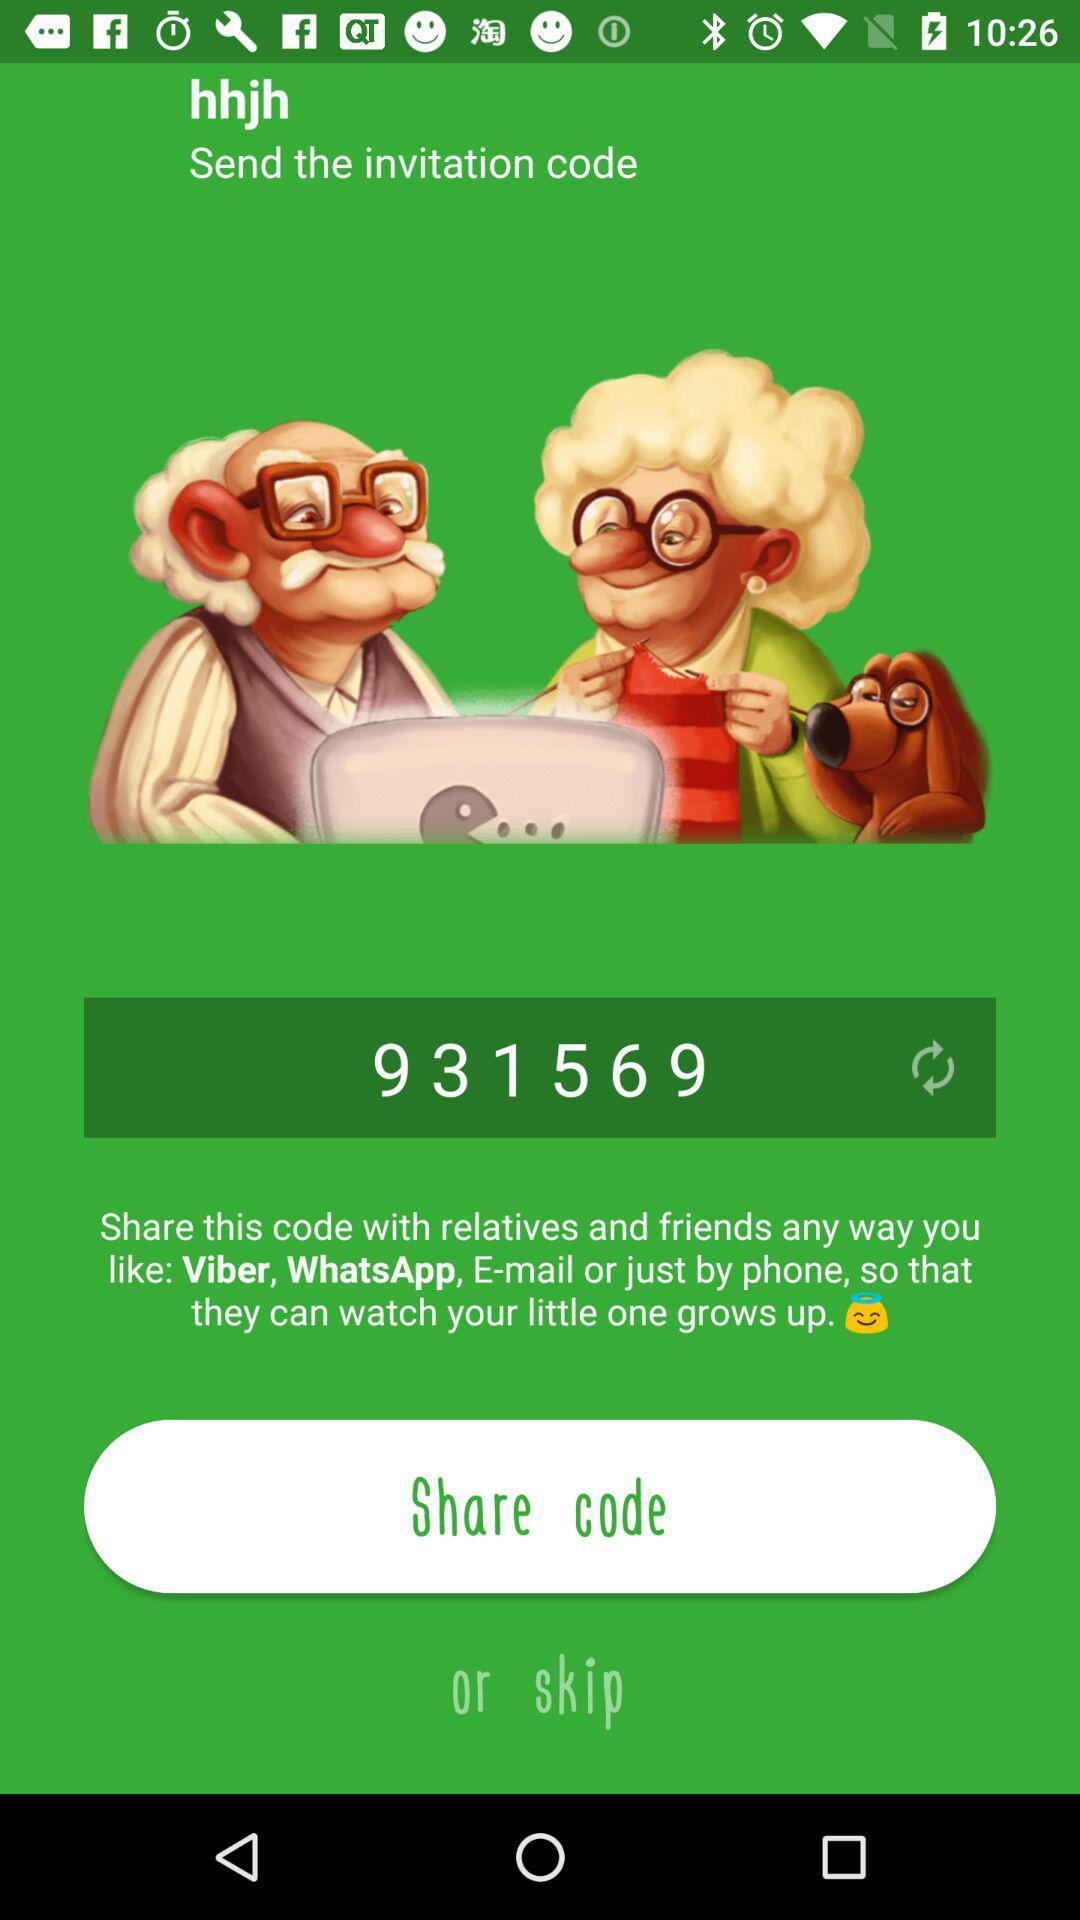  Describe the element at coordinates (540, 1661) in the screenshot. I see `or skip item` at that location.